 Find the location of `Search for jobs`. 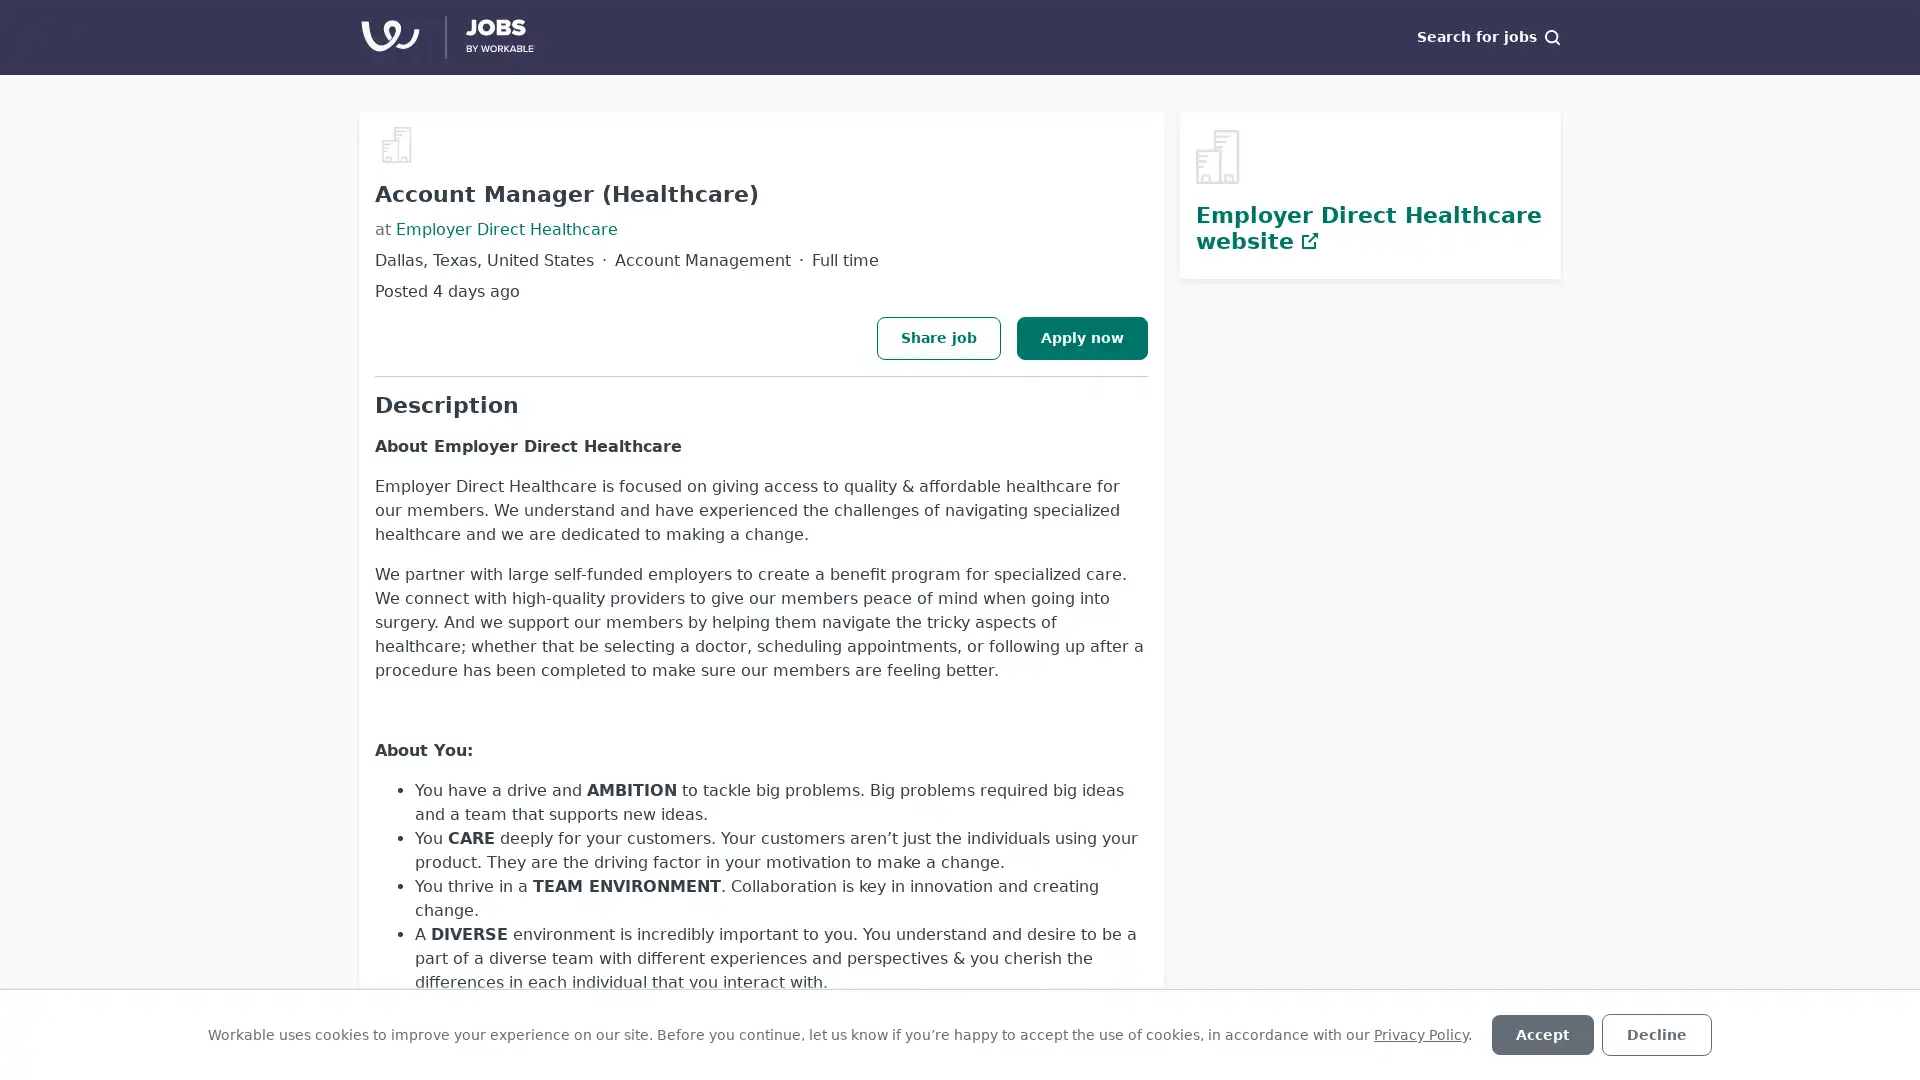

Search for jobs is located at coordinates (1488, 37).